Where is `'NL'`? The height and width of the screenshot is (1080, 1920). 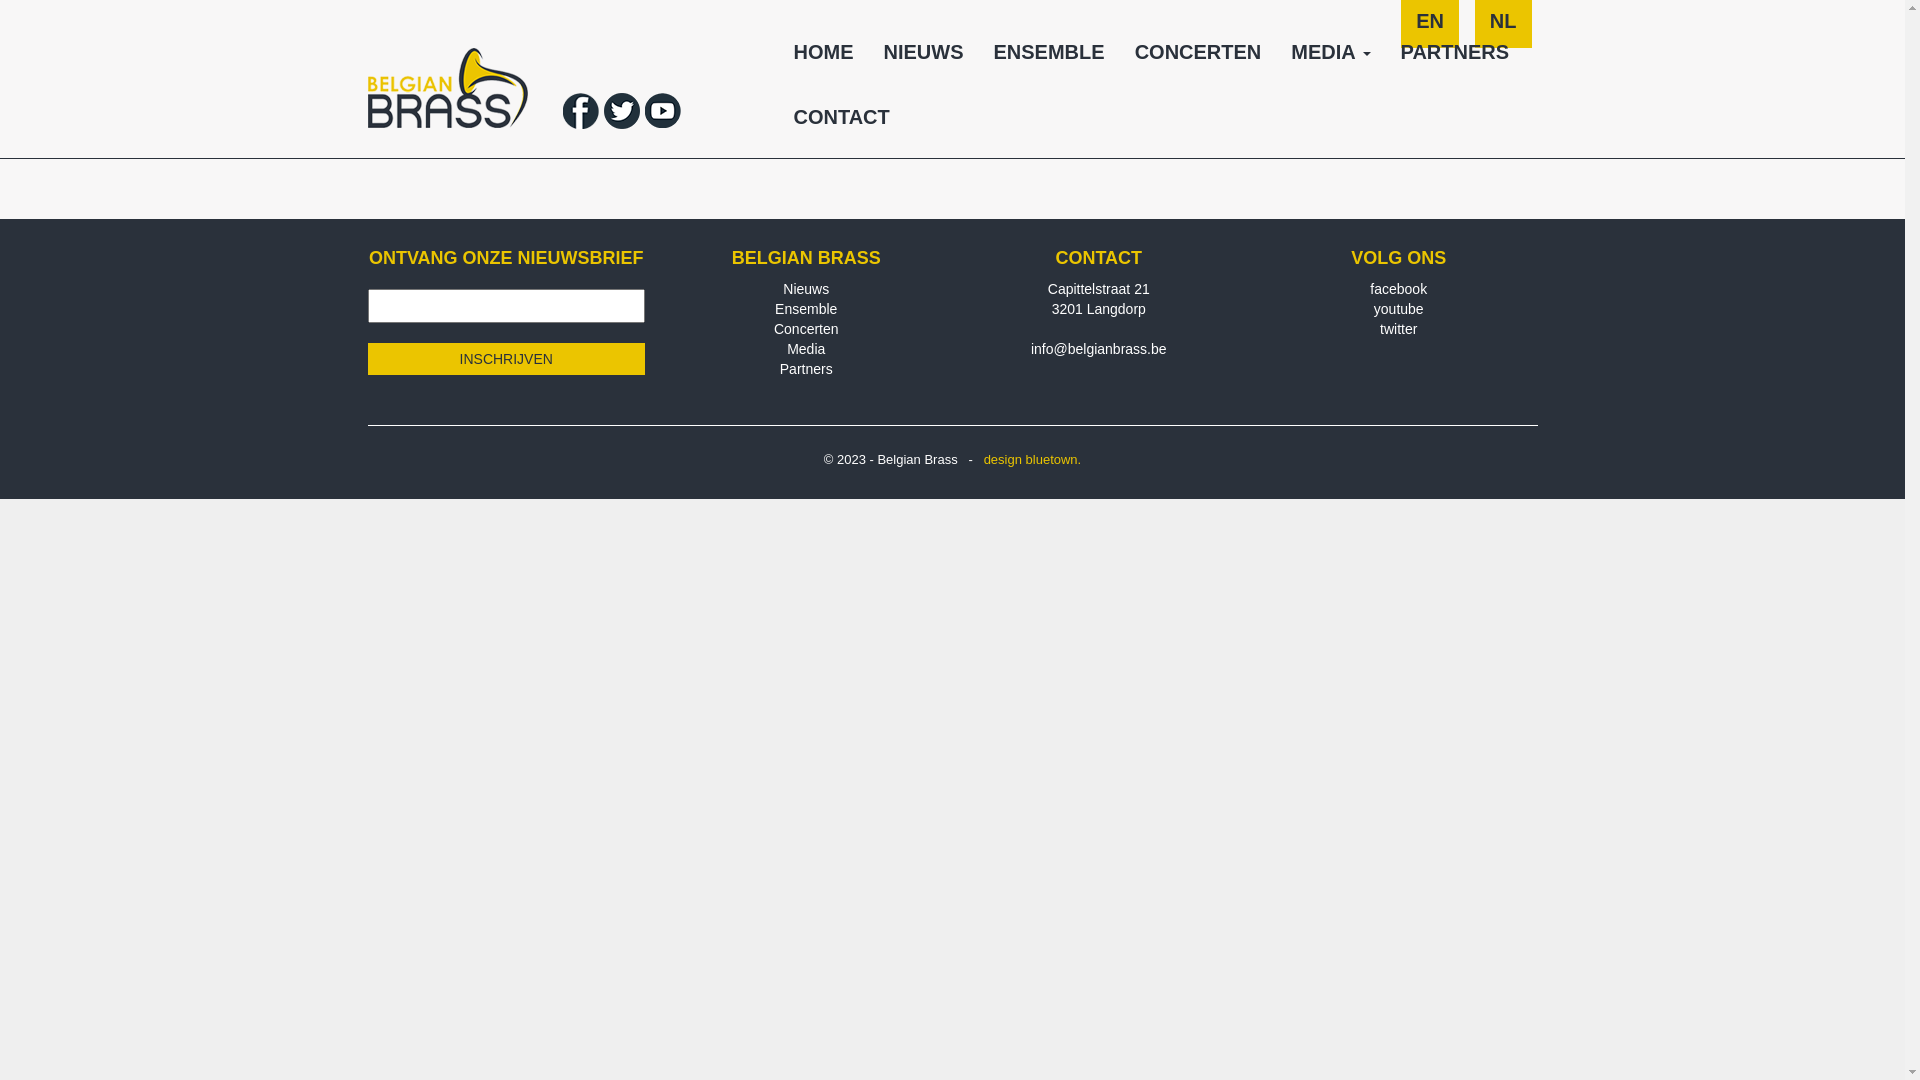 'NL' is located at coordinates (1503, 30).